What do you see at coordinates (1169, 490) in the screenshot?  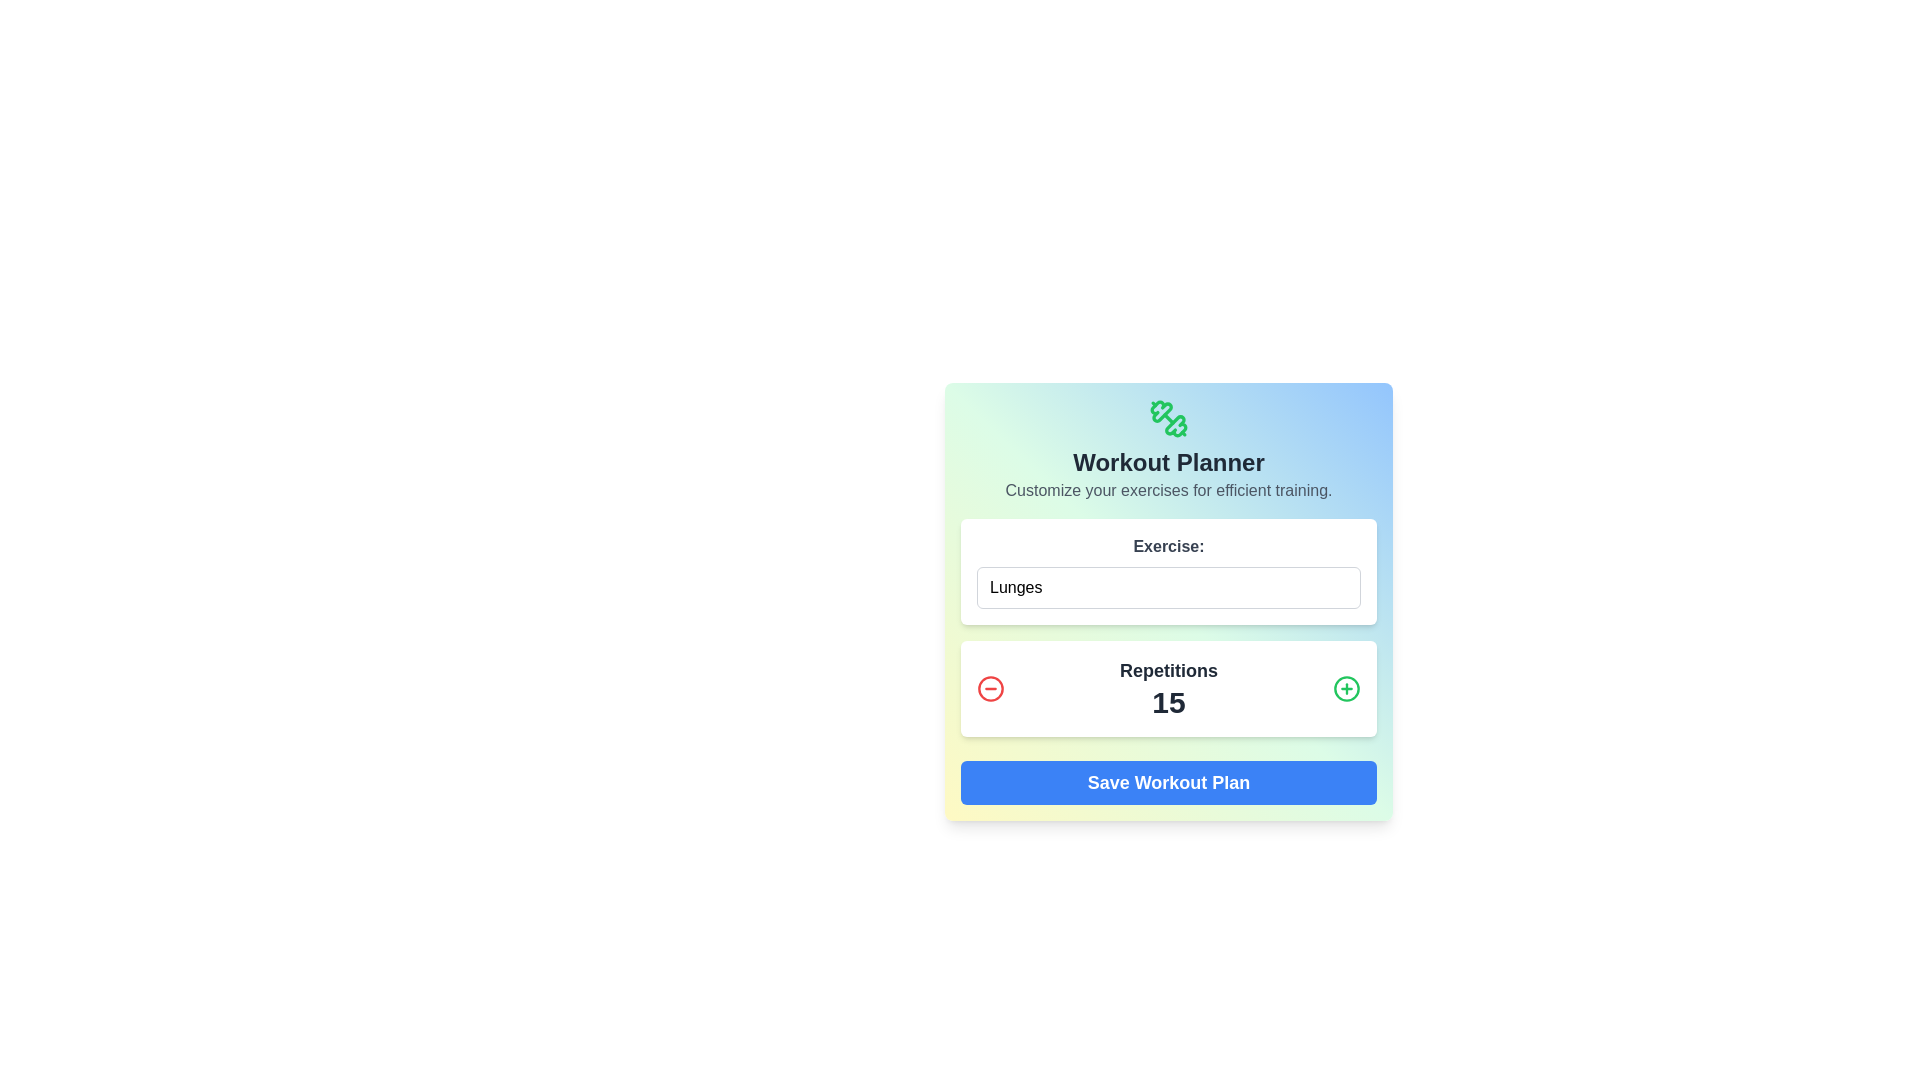 I see `descriptive subheading located below the 'Workout Planner' heading, which guides the user about the section's purpose` at bounding box center [1169, 490].